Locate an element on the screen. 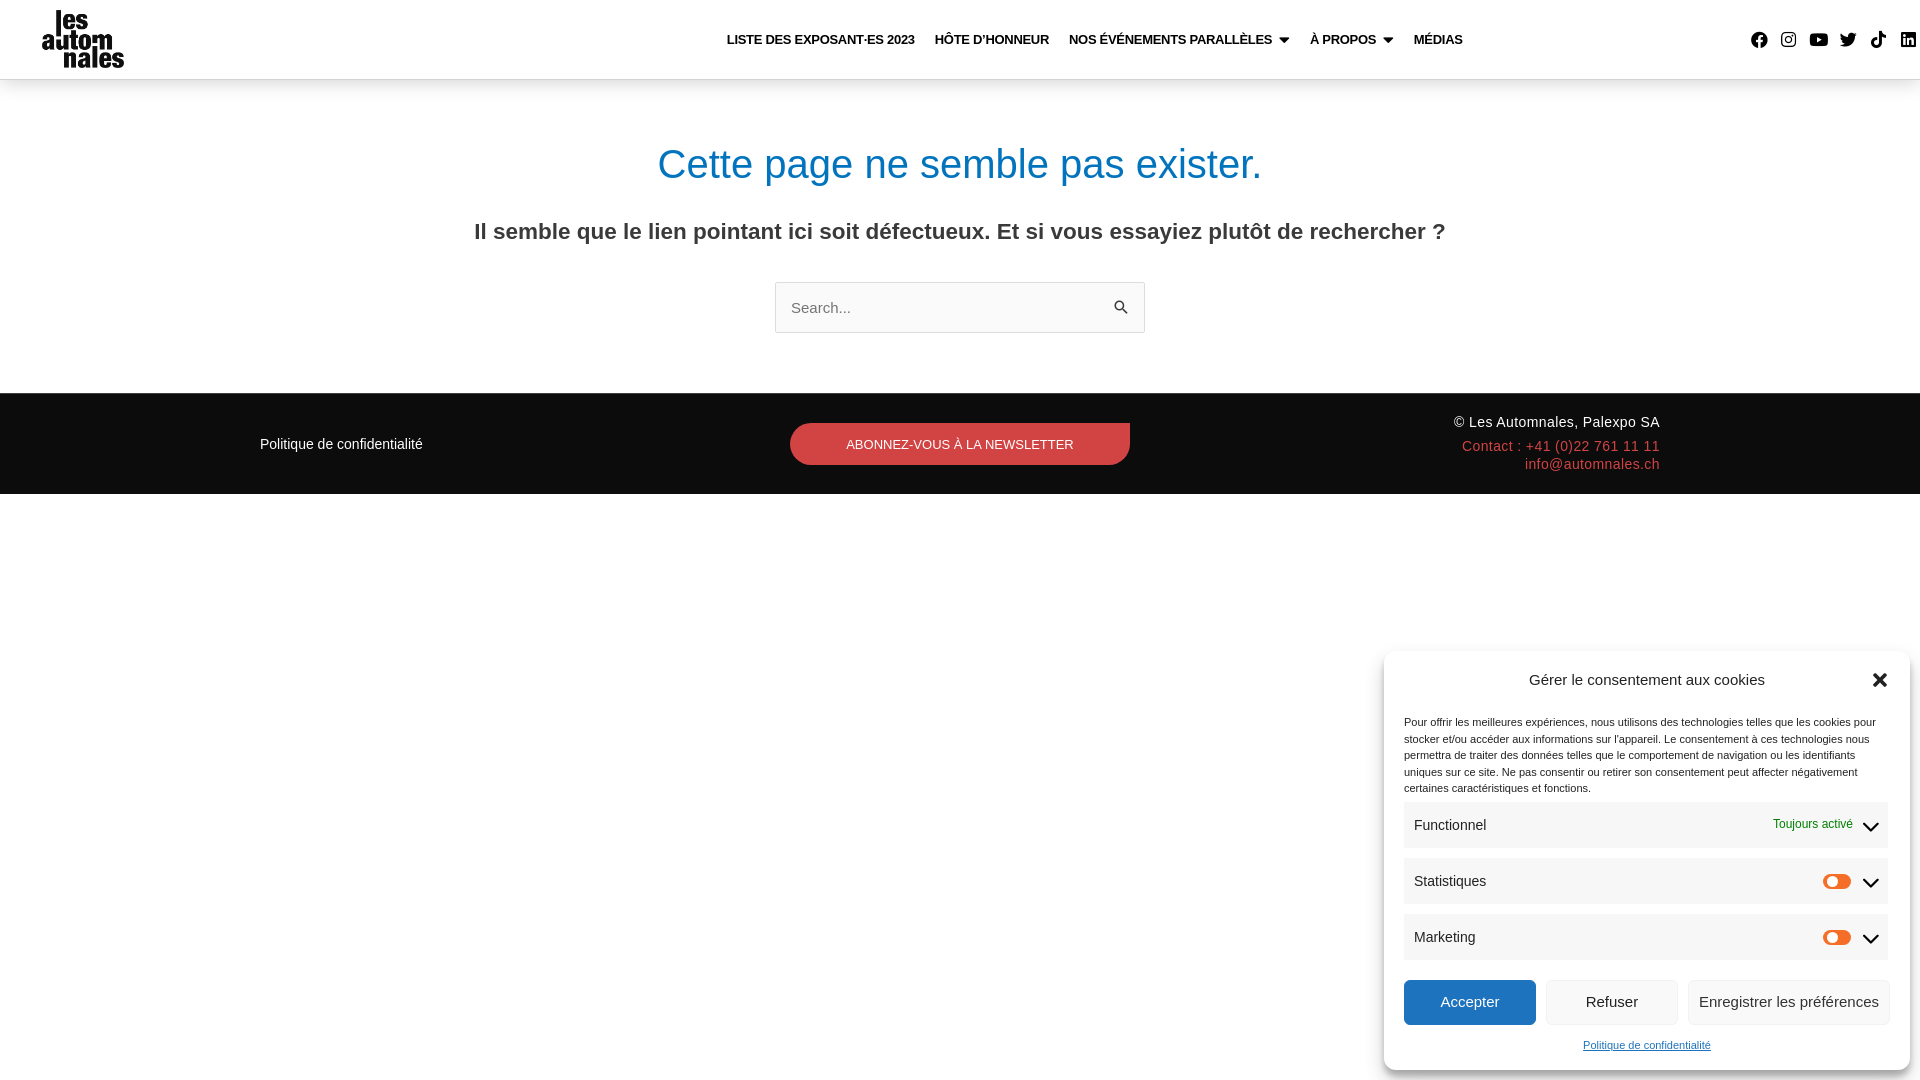 The image size is (1920, 1080). 'Youtube' is located at coordinates (1819, 39).